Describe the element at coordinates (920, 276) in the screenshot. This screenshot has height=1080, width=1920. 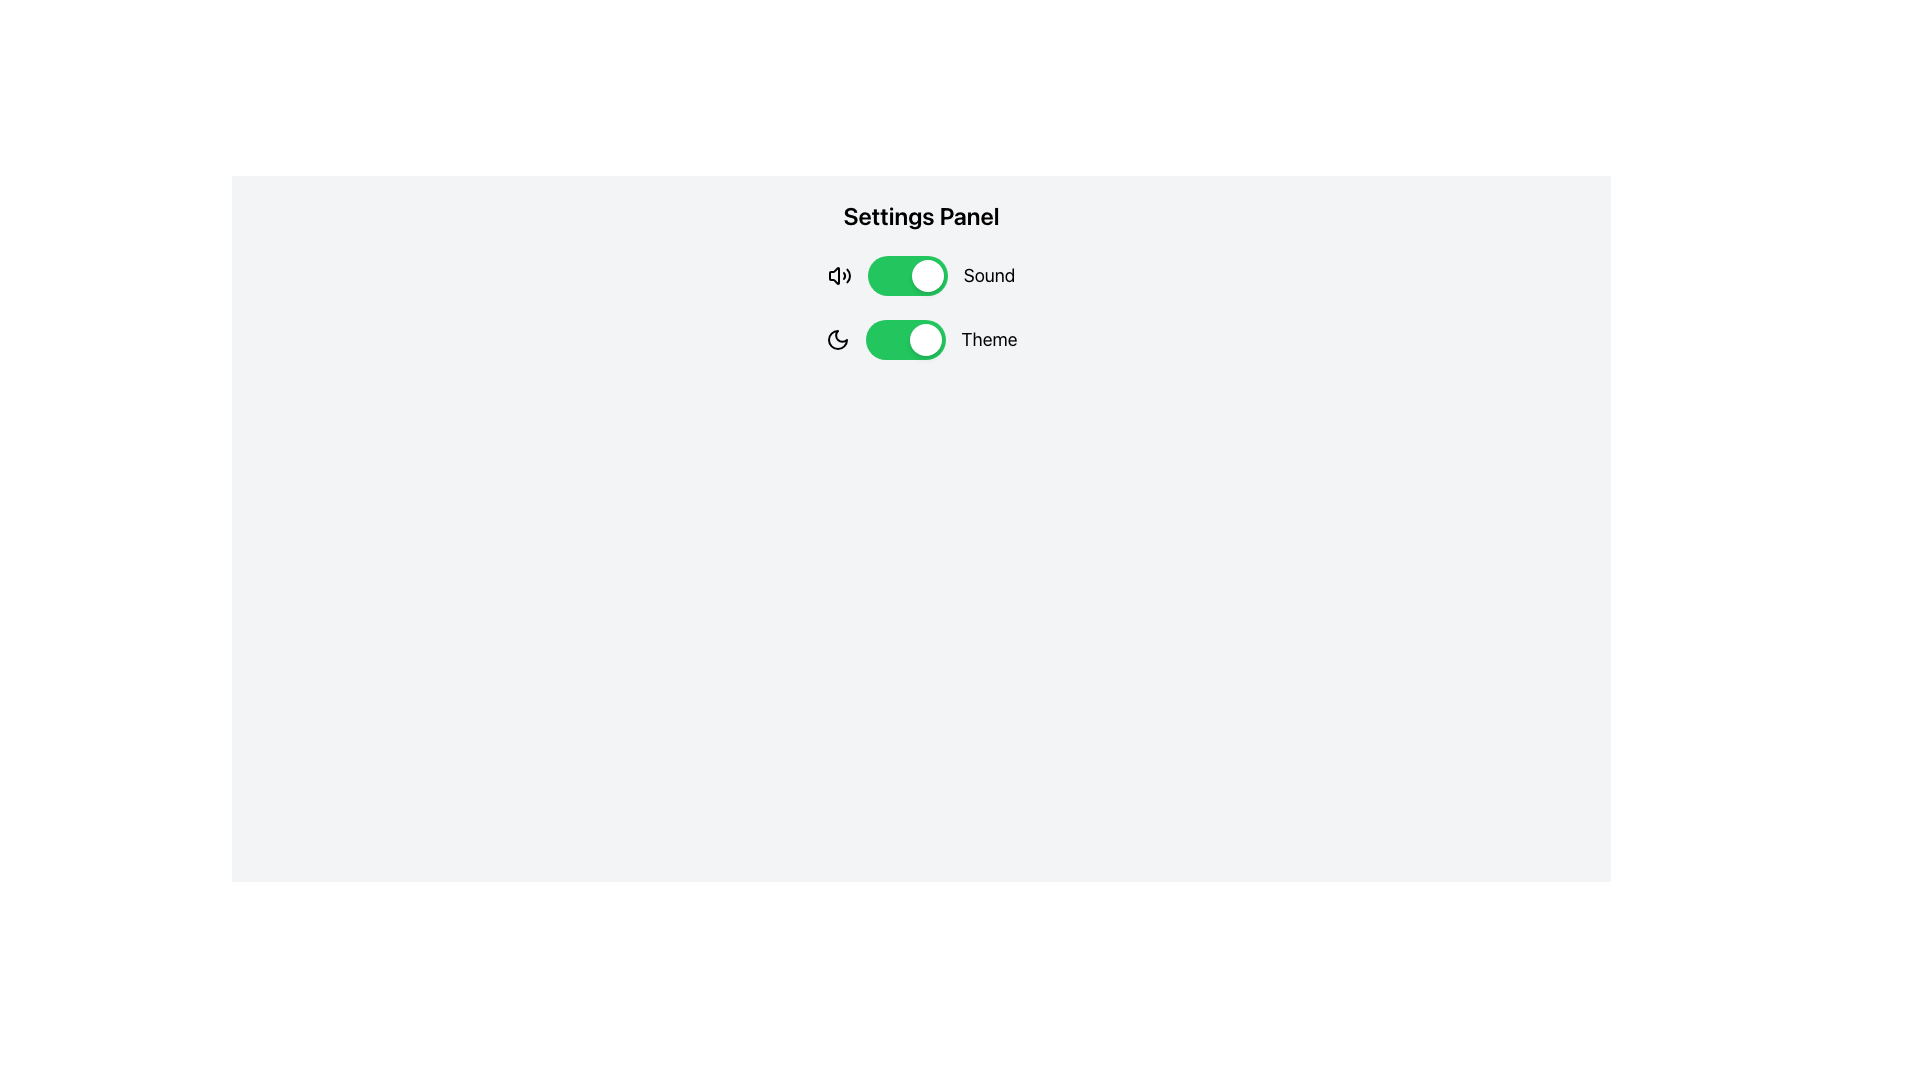
I see `the toggle switch labeled 'Sound' located below the 'Settings Panel' title` at that location.